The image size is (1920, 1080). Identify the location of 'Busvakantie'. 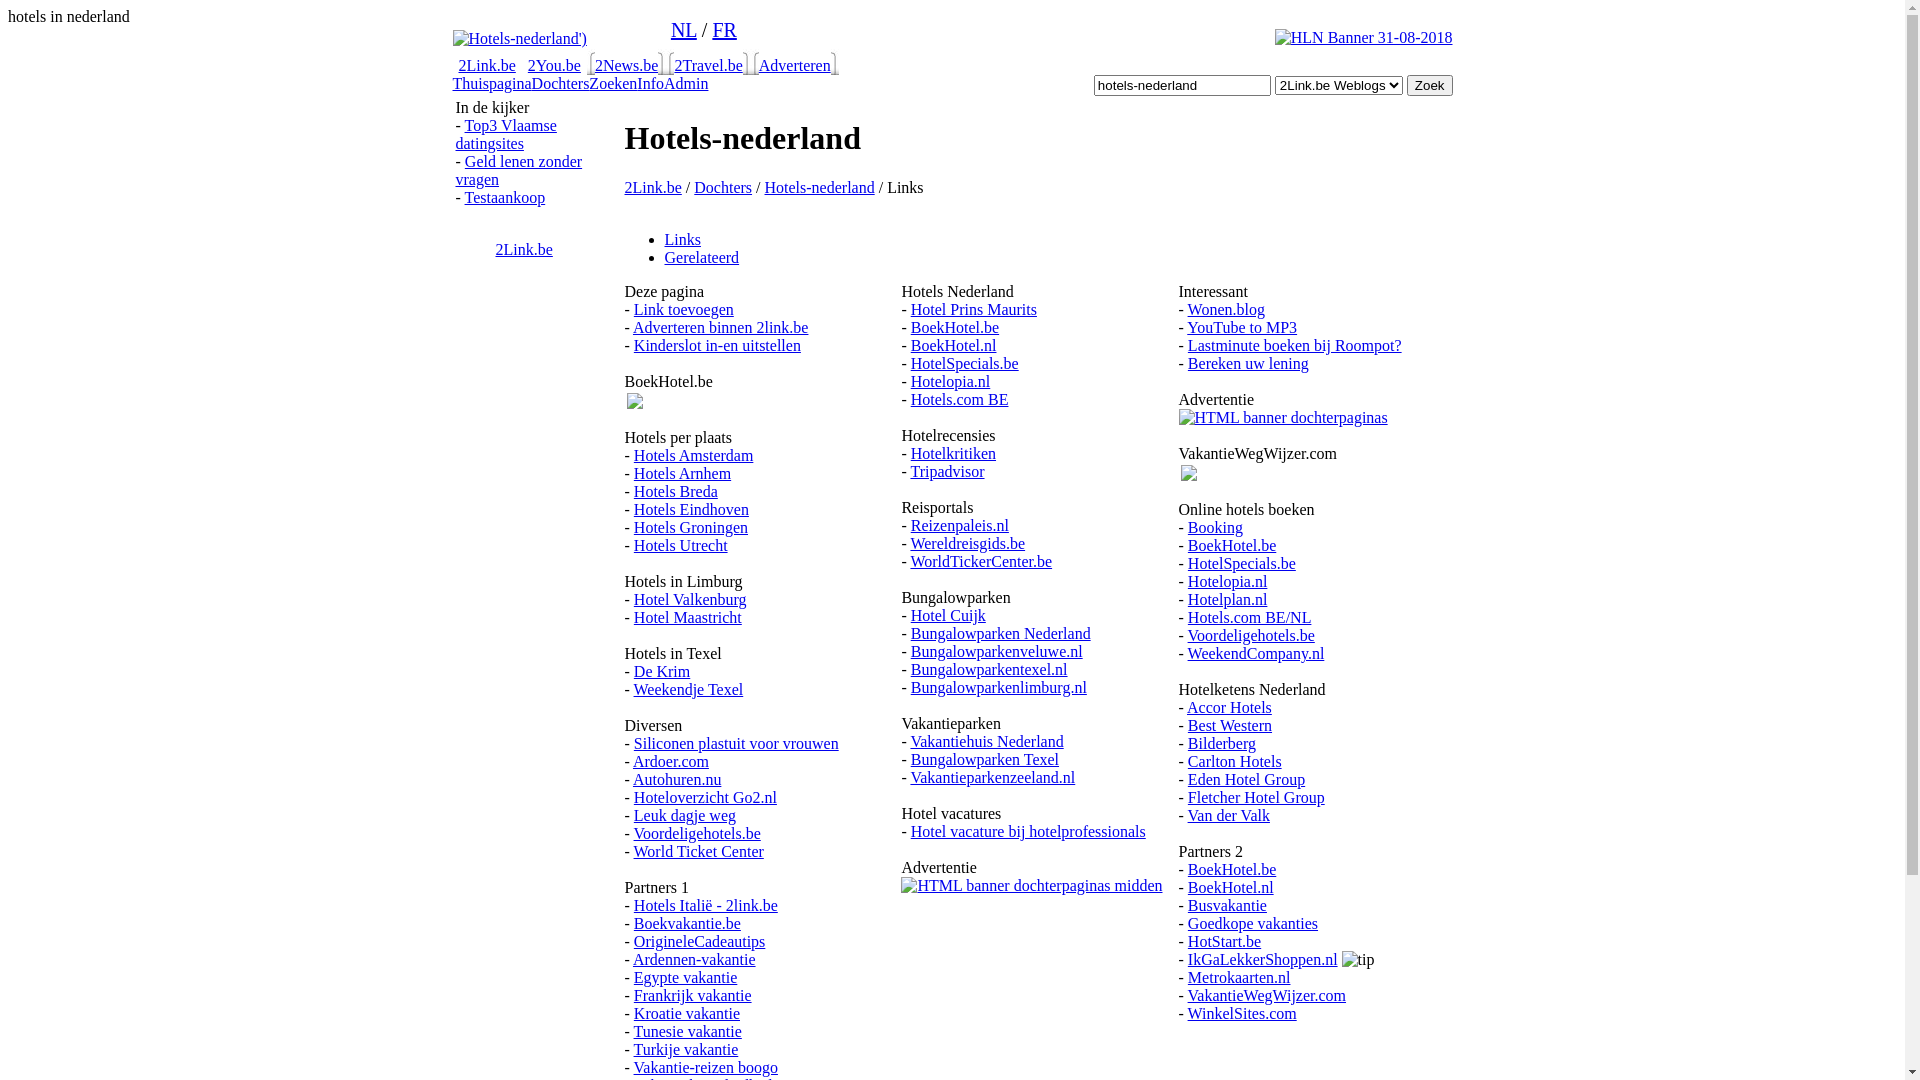
(1226, 905).